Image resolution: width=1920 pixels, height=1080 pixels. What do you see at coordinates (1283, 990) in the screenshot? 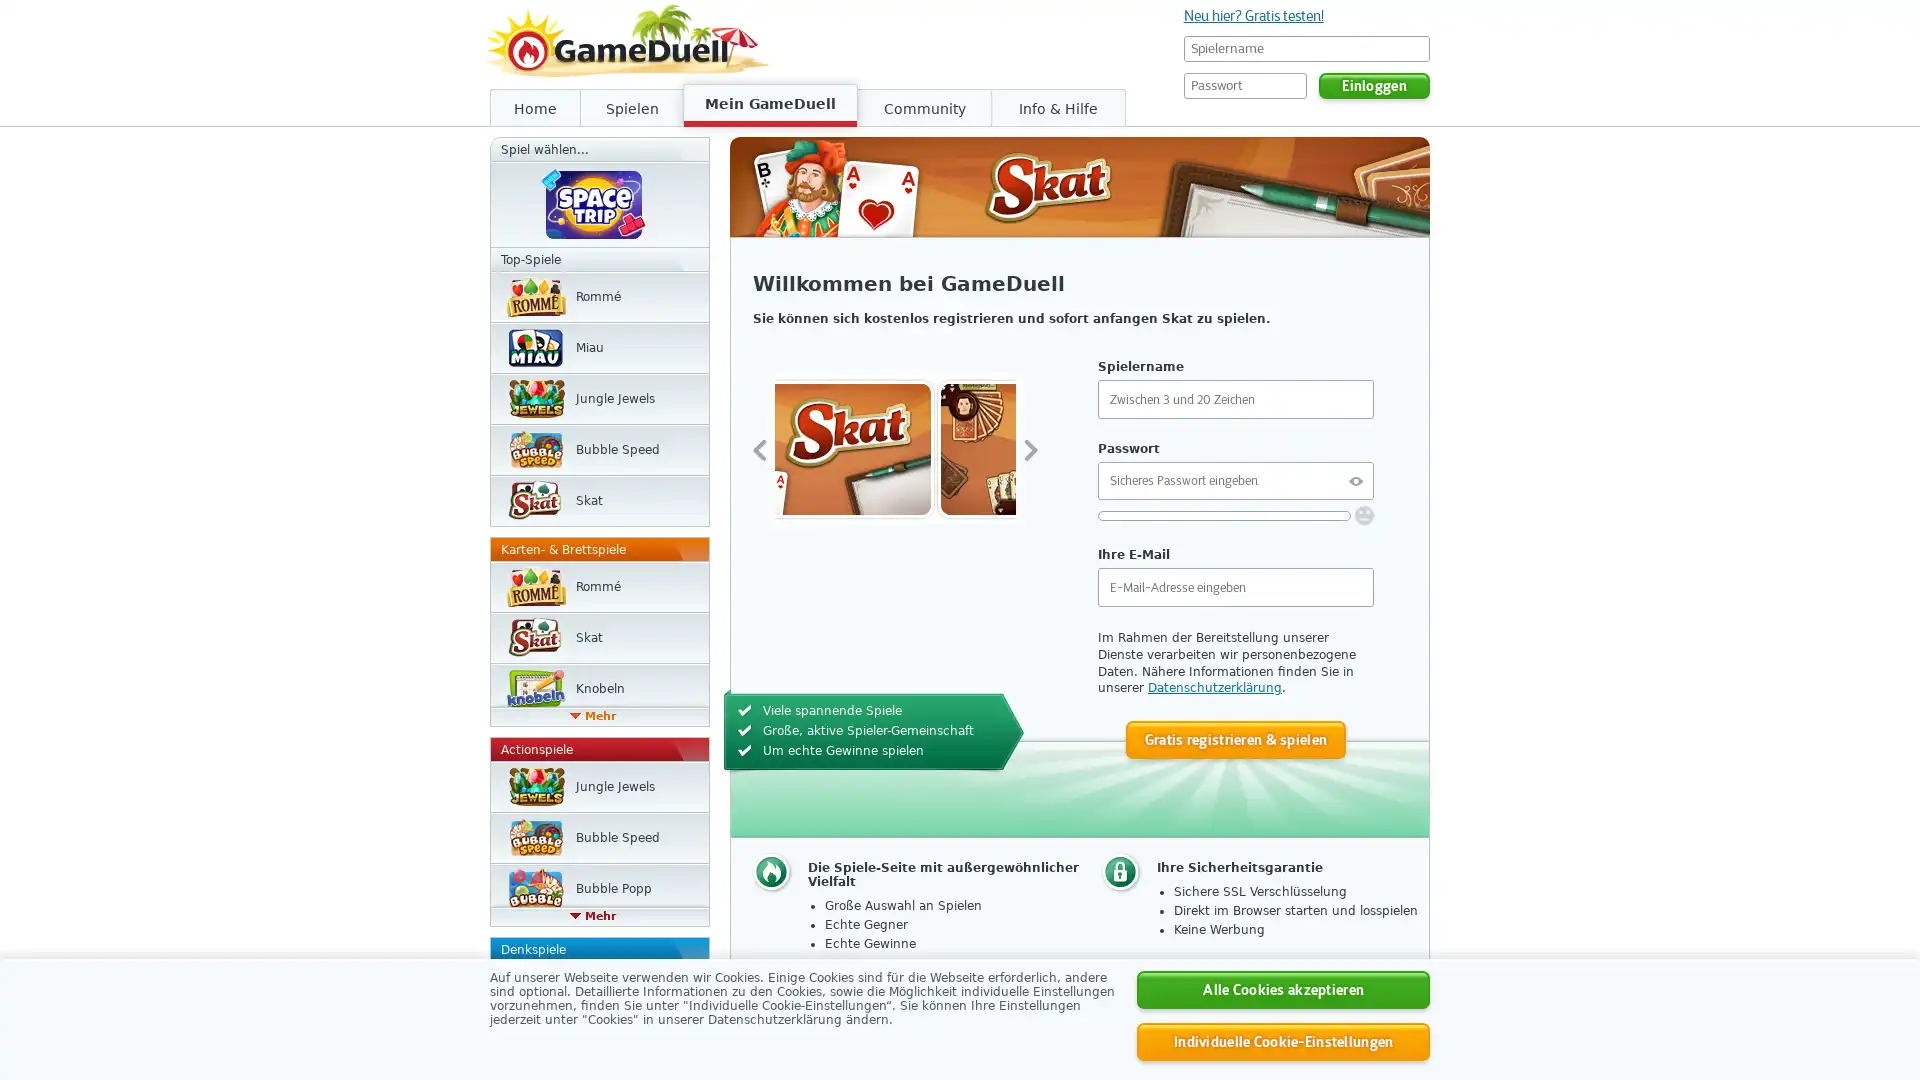
I see `Alle Cookies akzeptieren` at bounding box center [1283, 990].